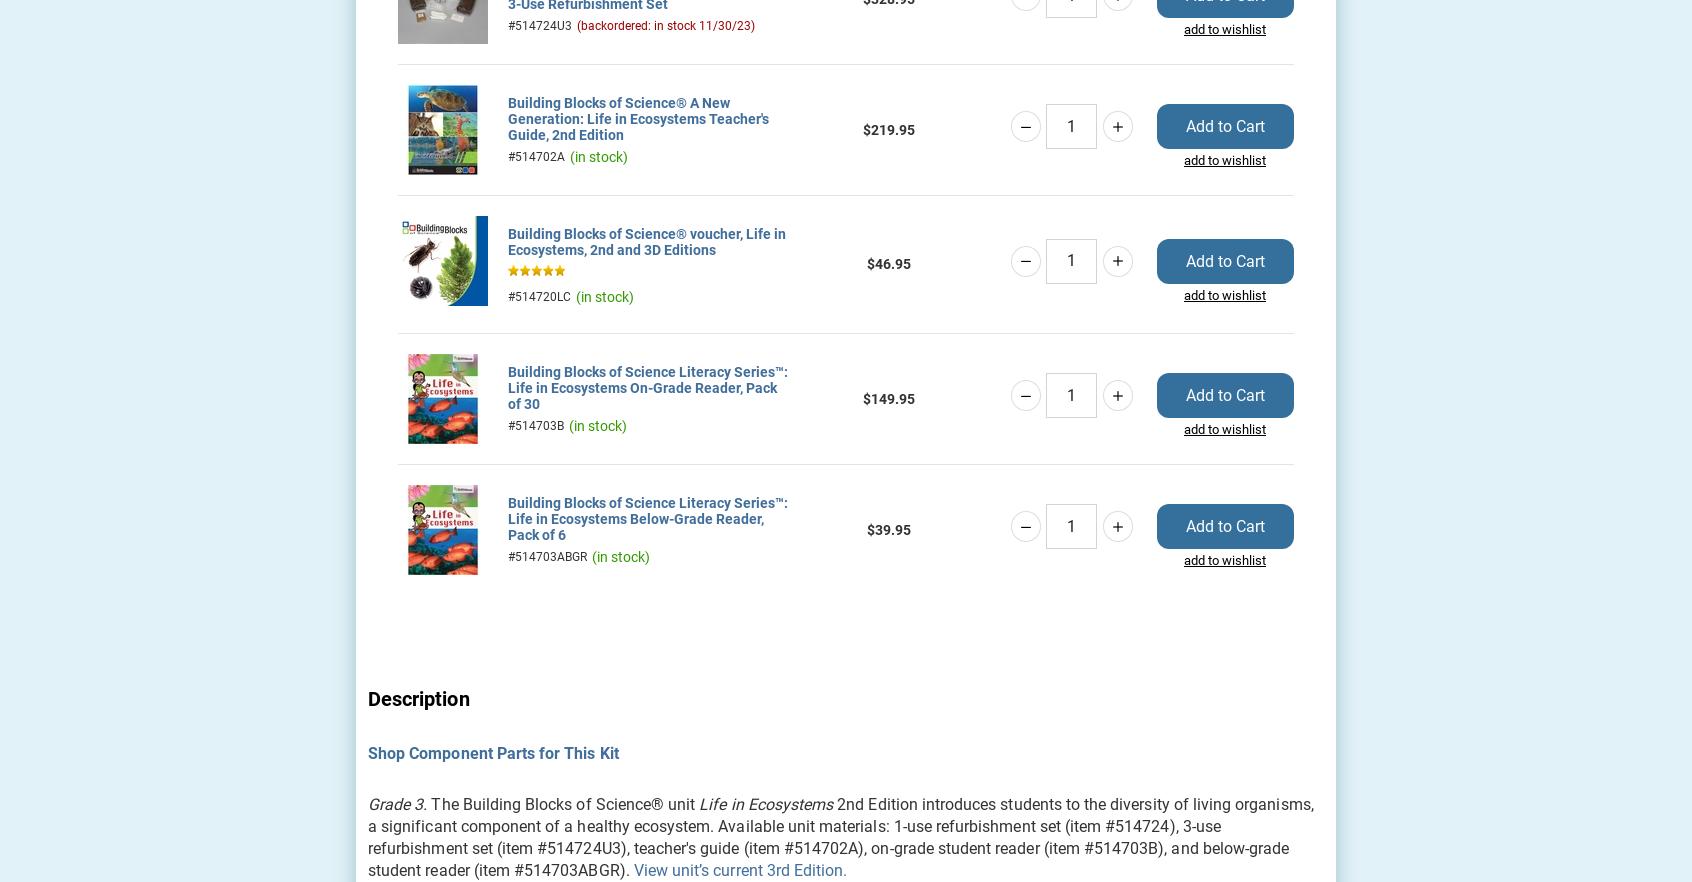 The width and height of the screenshot is (1692, 882). Describe the element at coordinates (547, 555) in the screenshot. I see `'#514703ABGR'` at that location.